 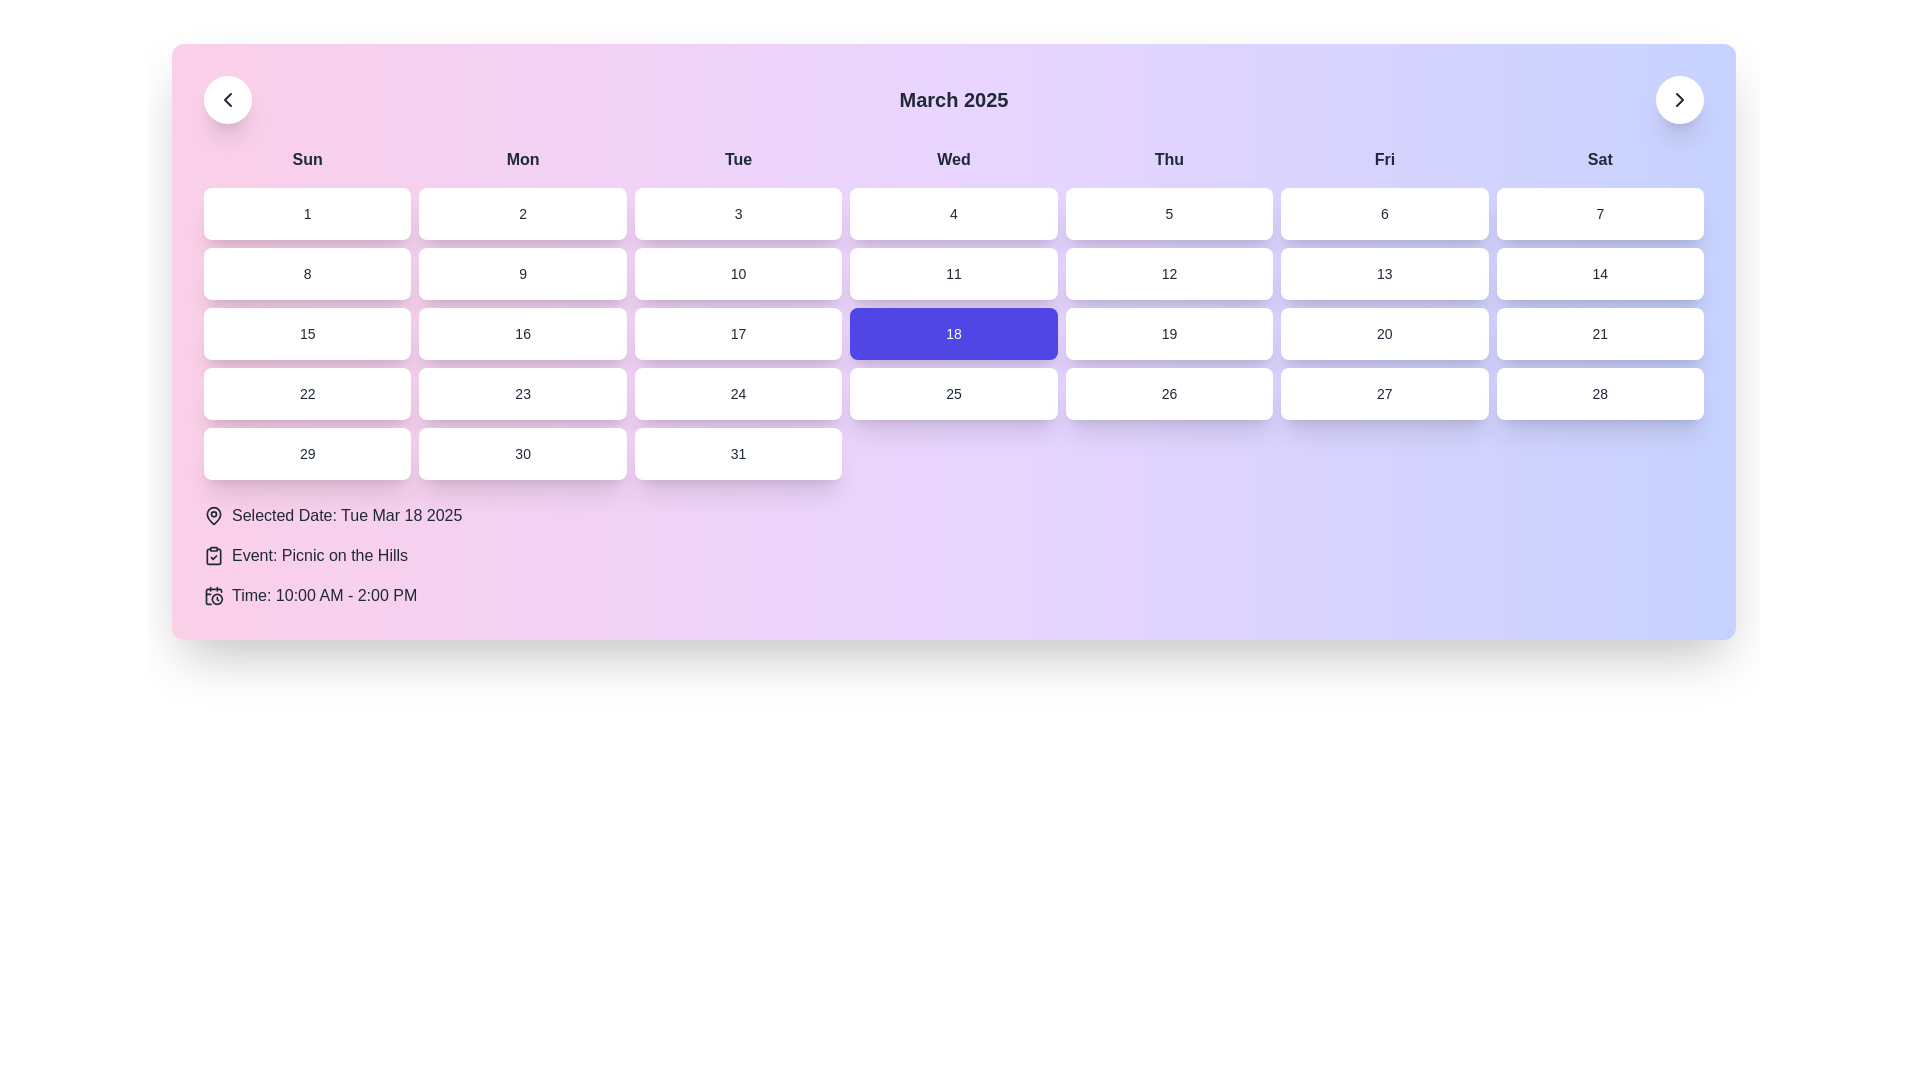 What do you see at coordinates (306, 333) in the screenshot?
I see `the button labeled '15' which is a rectangular block with a white background that changes to light indigo upon hovering, located in the fourth row and first column of the grid` at bounding box center [306, 333].